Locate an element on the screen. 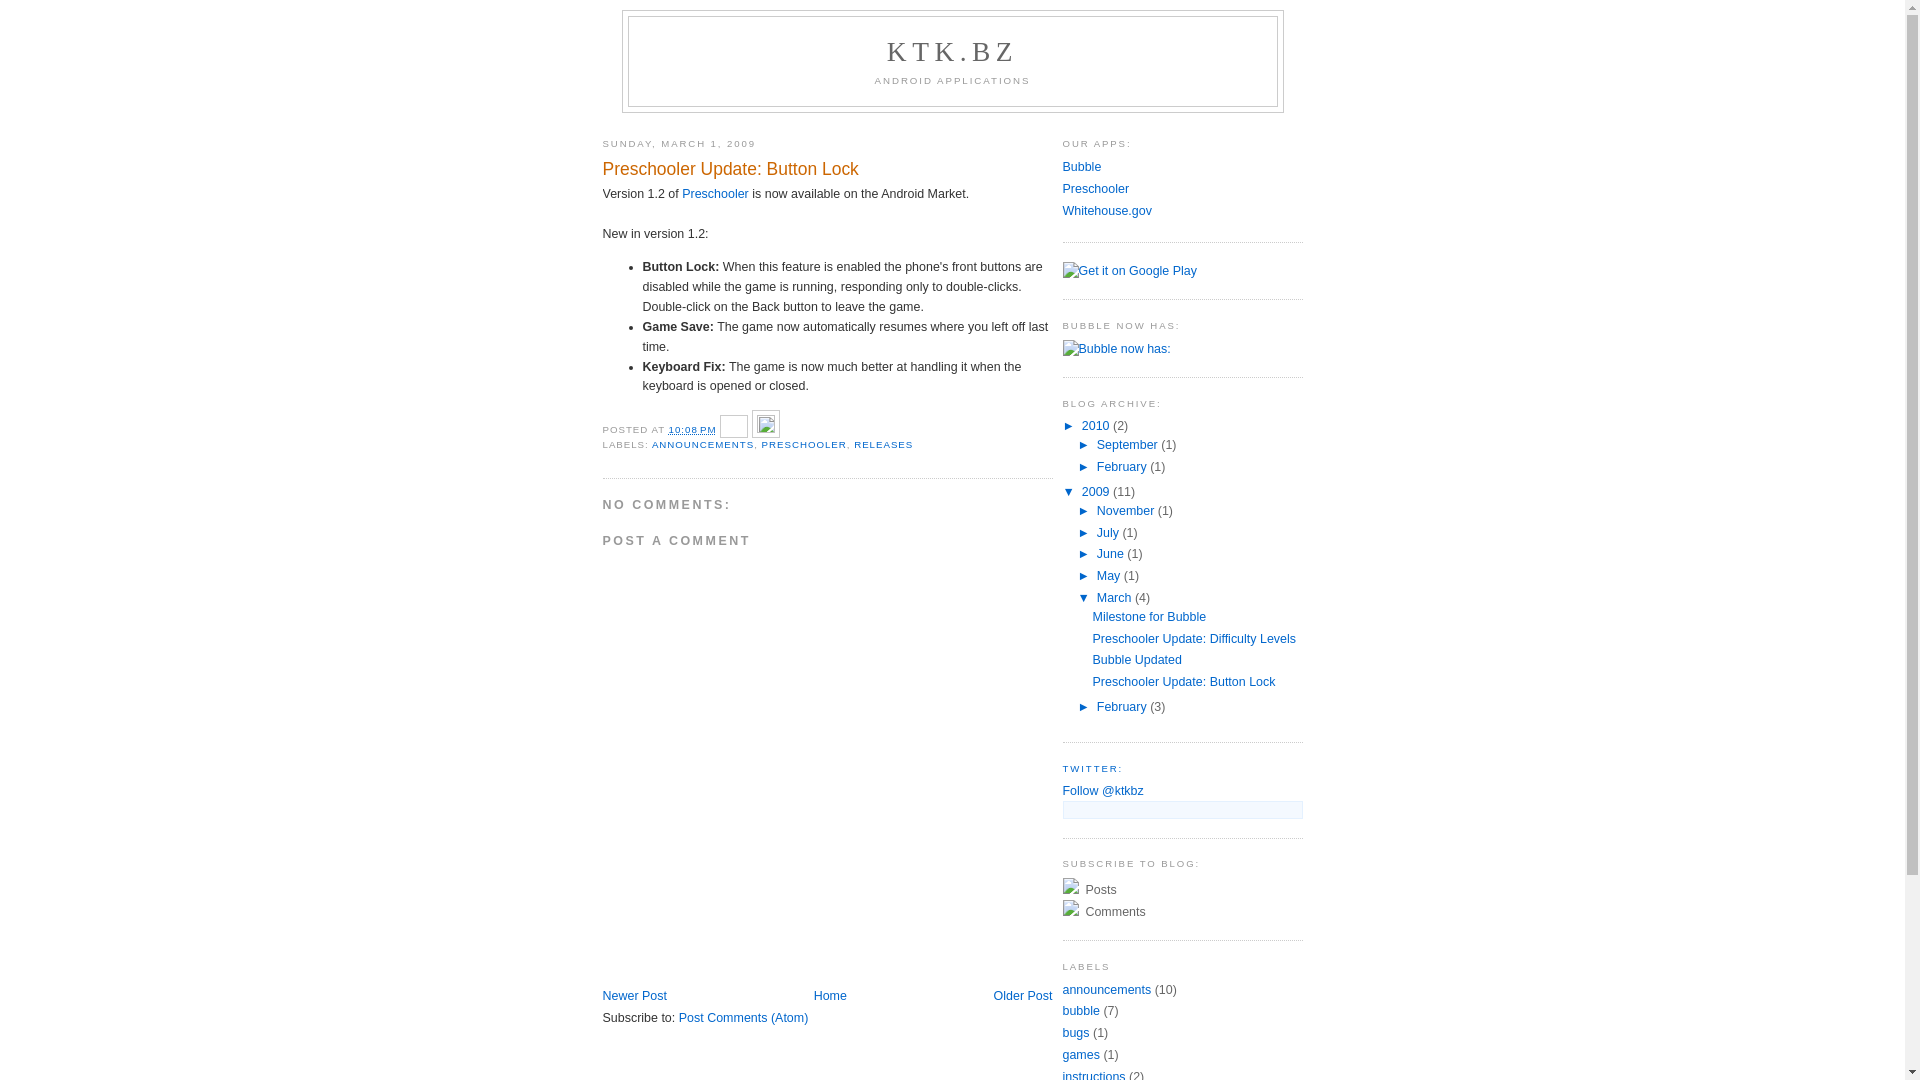 The image size is (1920, 1080). 'TWITTER:' is located at coordinates (1060, 766).